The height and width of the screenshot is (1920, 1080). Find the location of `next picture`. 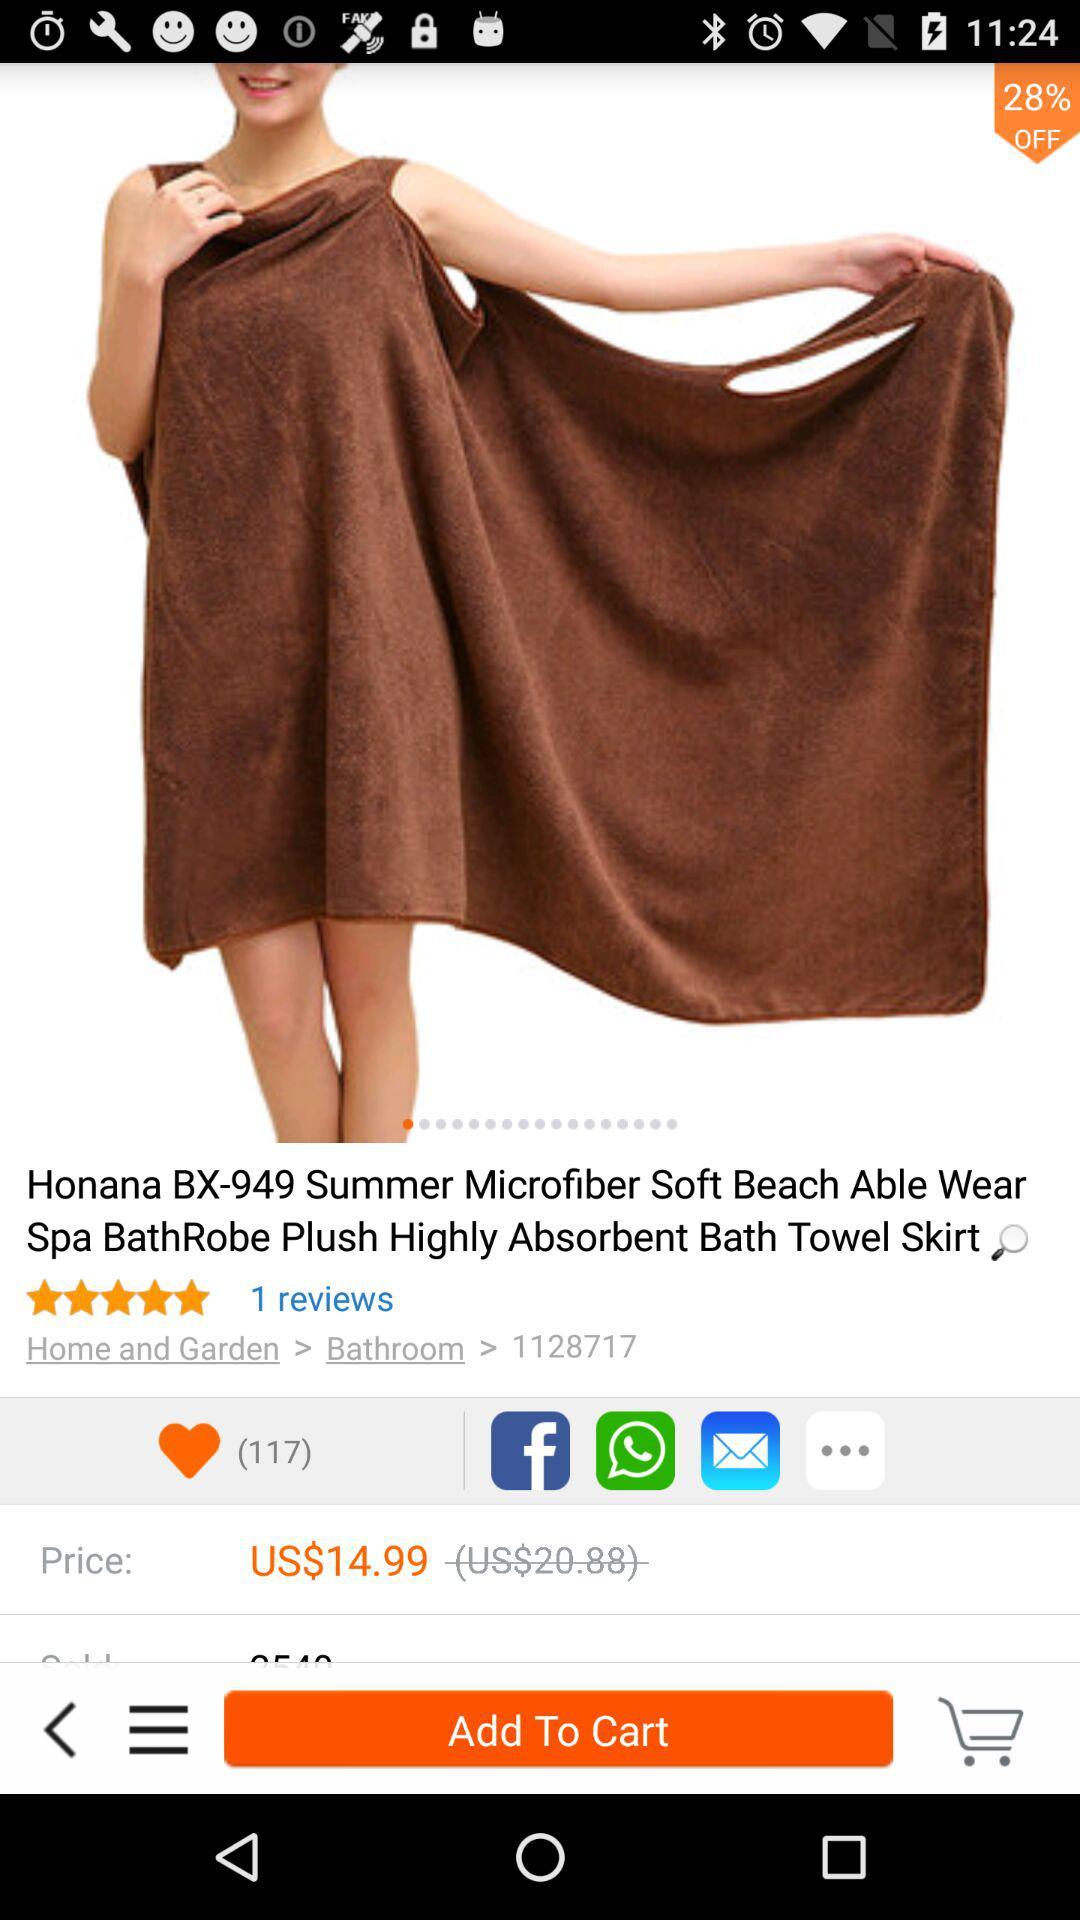

next picture is located at coordinates (505, 1124).